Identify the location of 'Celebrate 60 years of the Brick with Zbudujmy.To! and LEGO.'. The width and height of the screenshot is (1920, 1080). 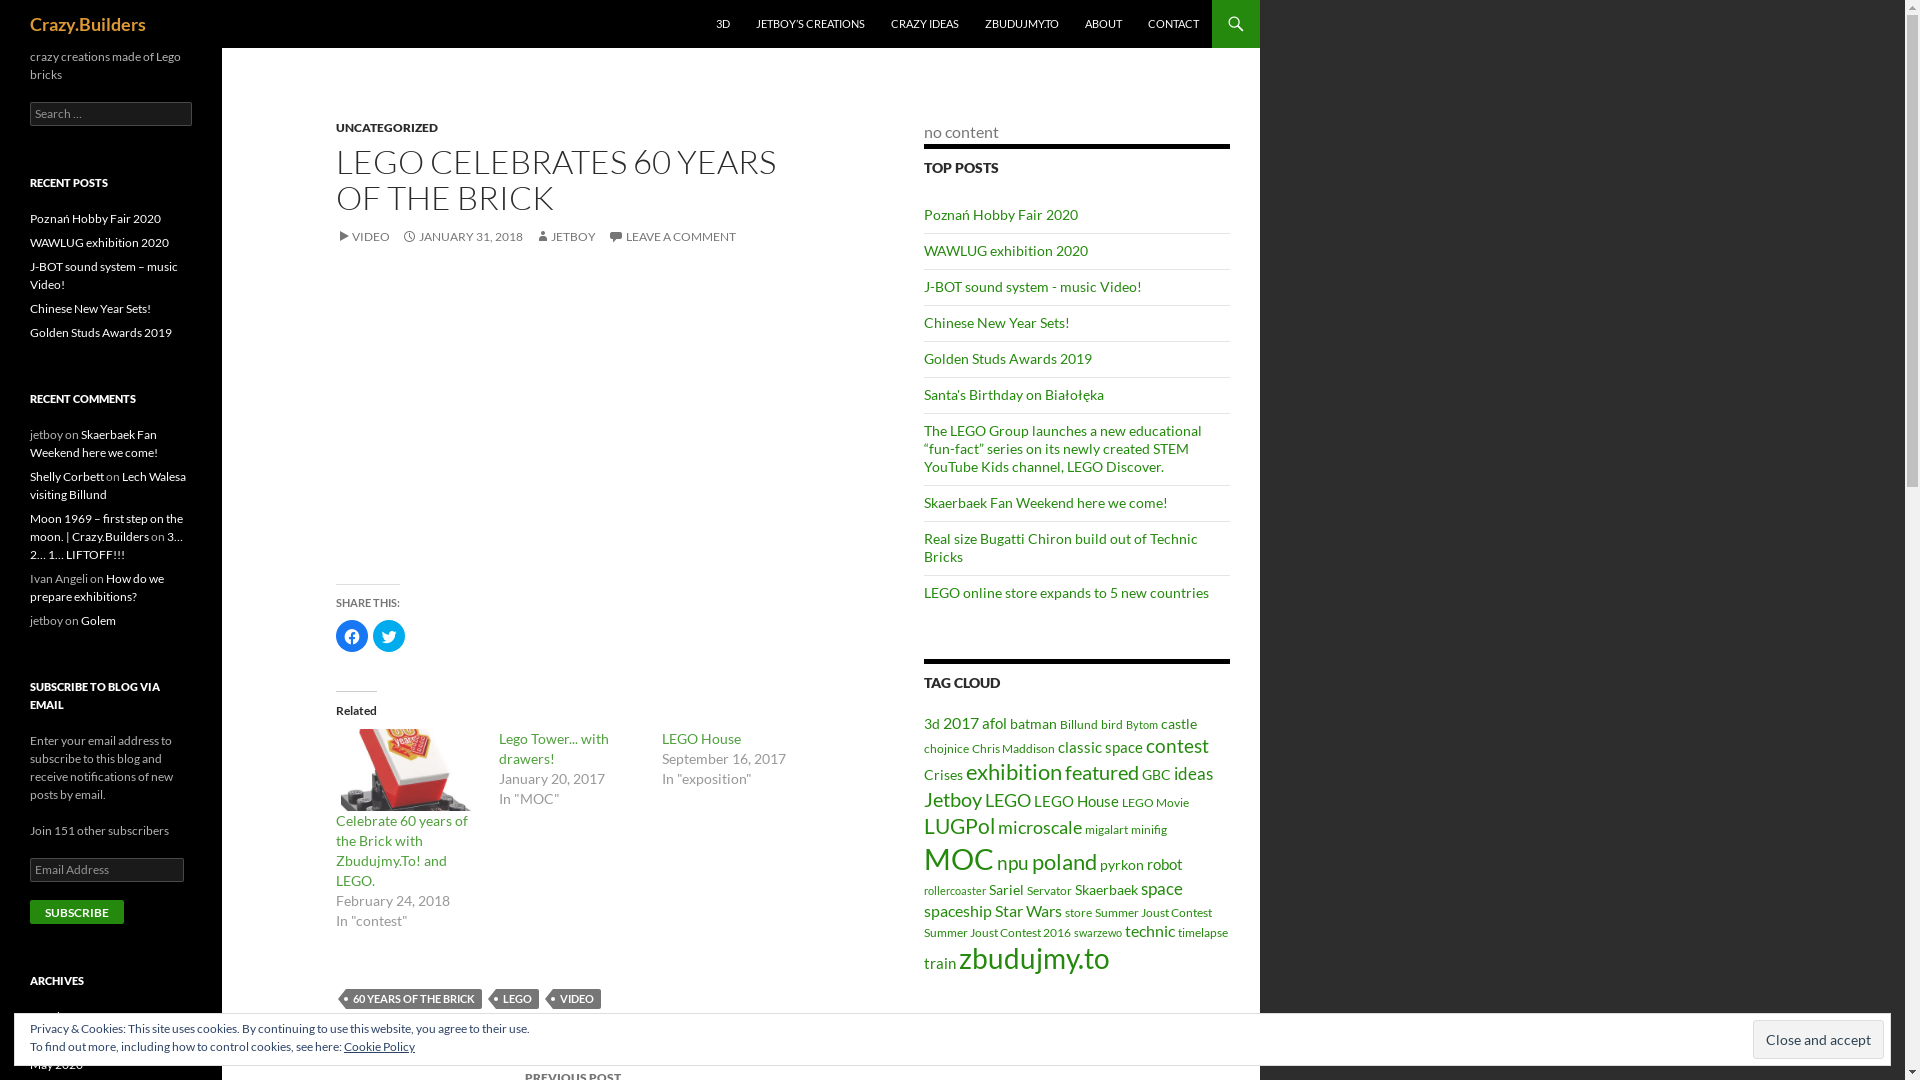
(406, 769).